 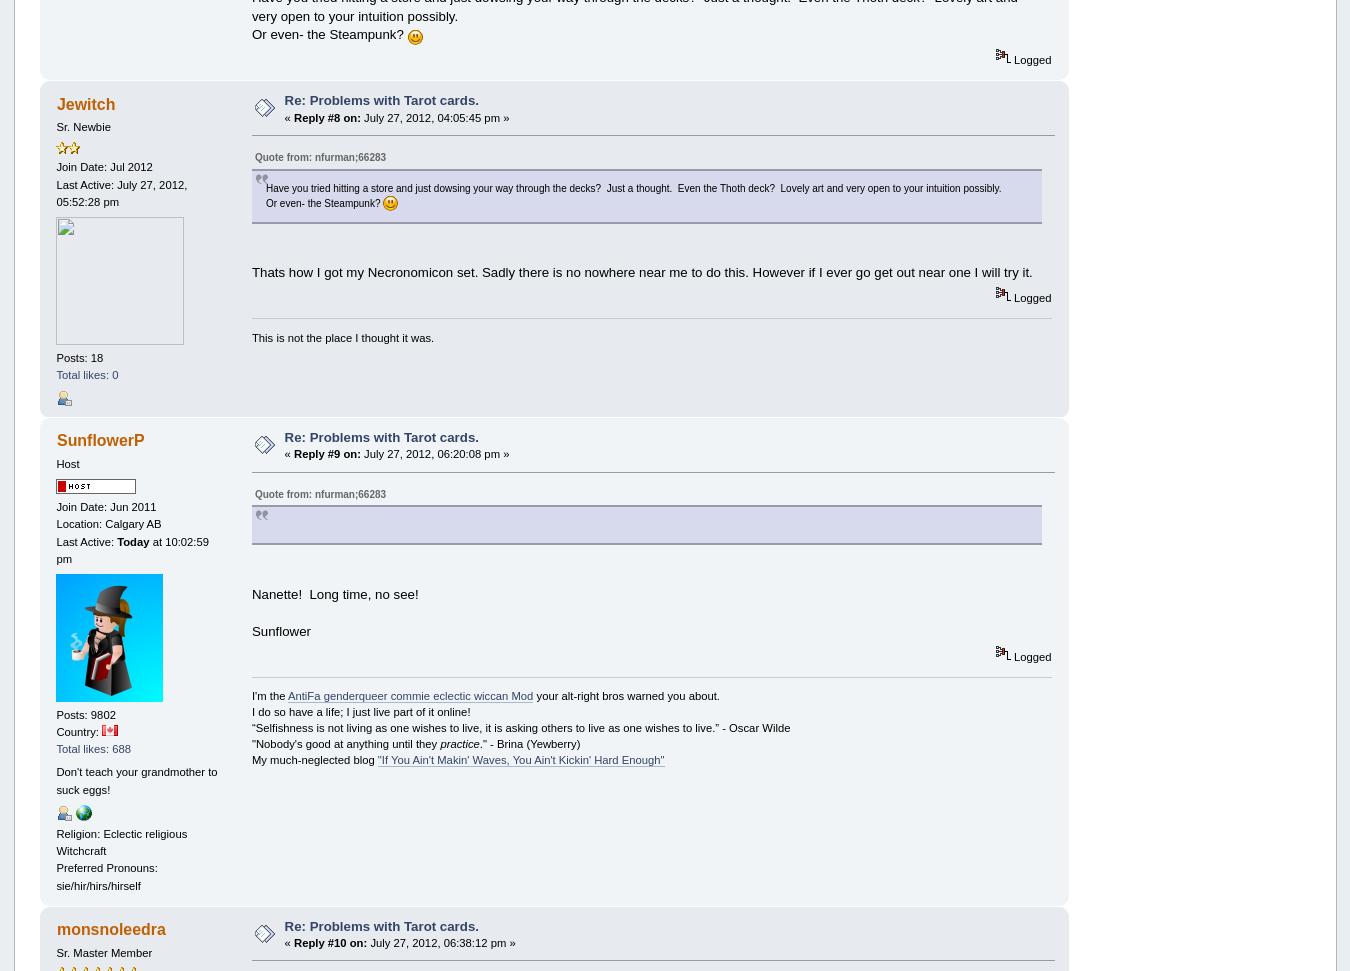 I want to click on 'Reply #9 on:', so click(x=293, y=454).